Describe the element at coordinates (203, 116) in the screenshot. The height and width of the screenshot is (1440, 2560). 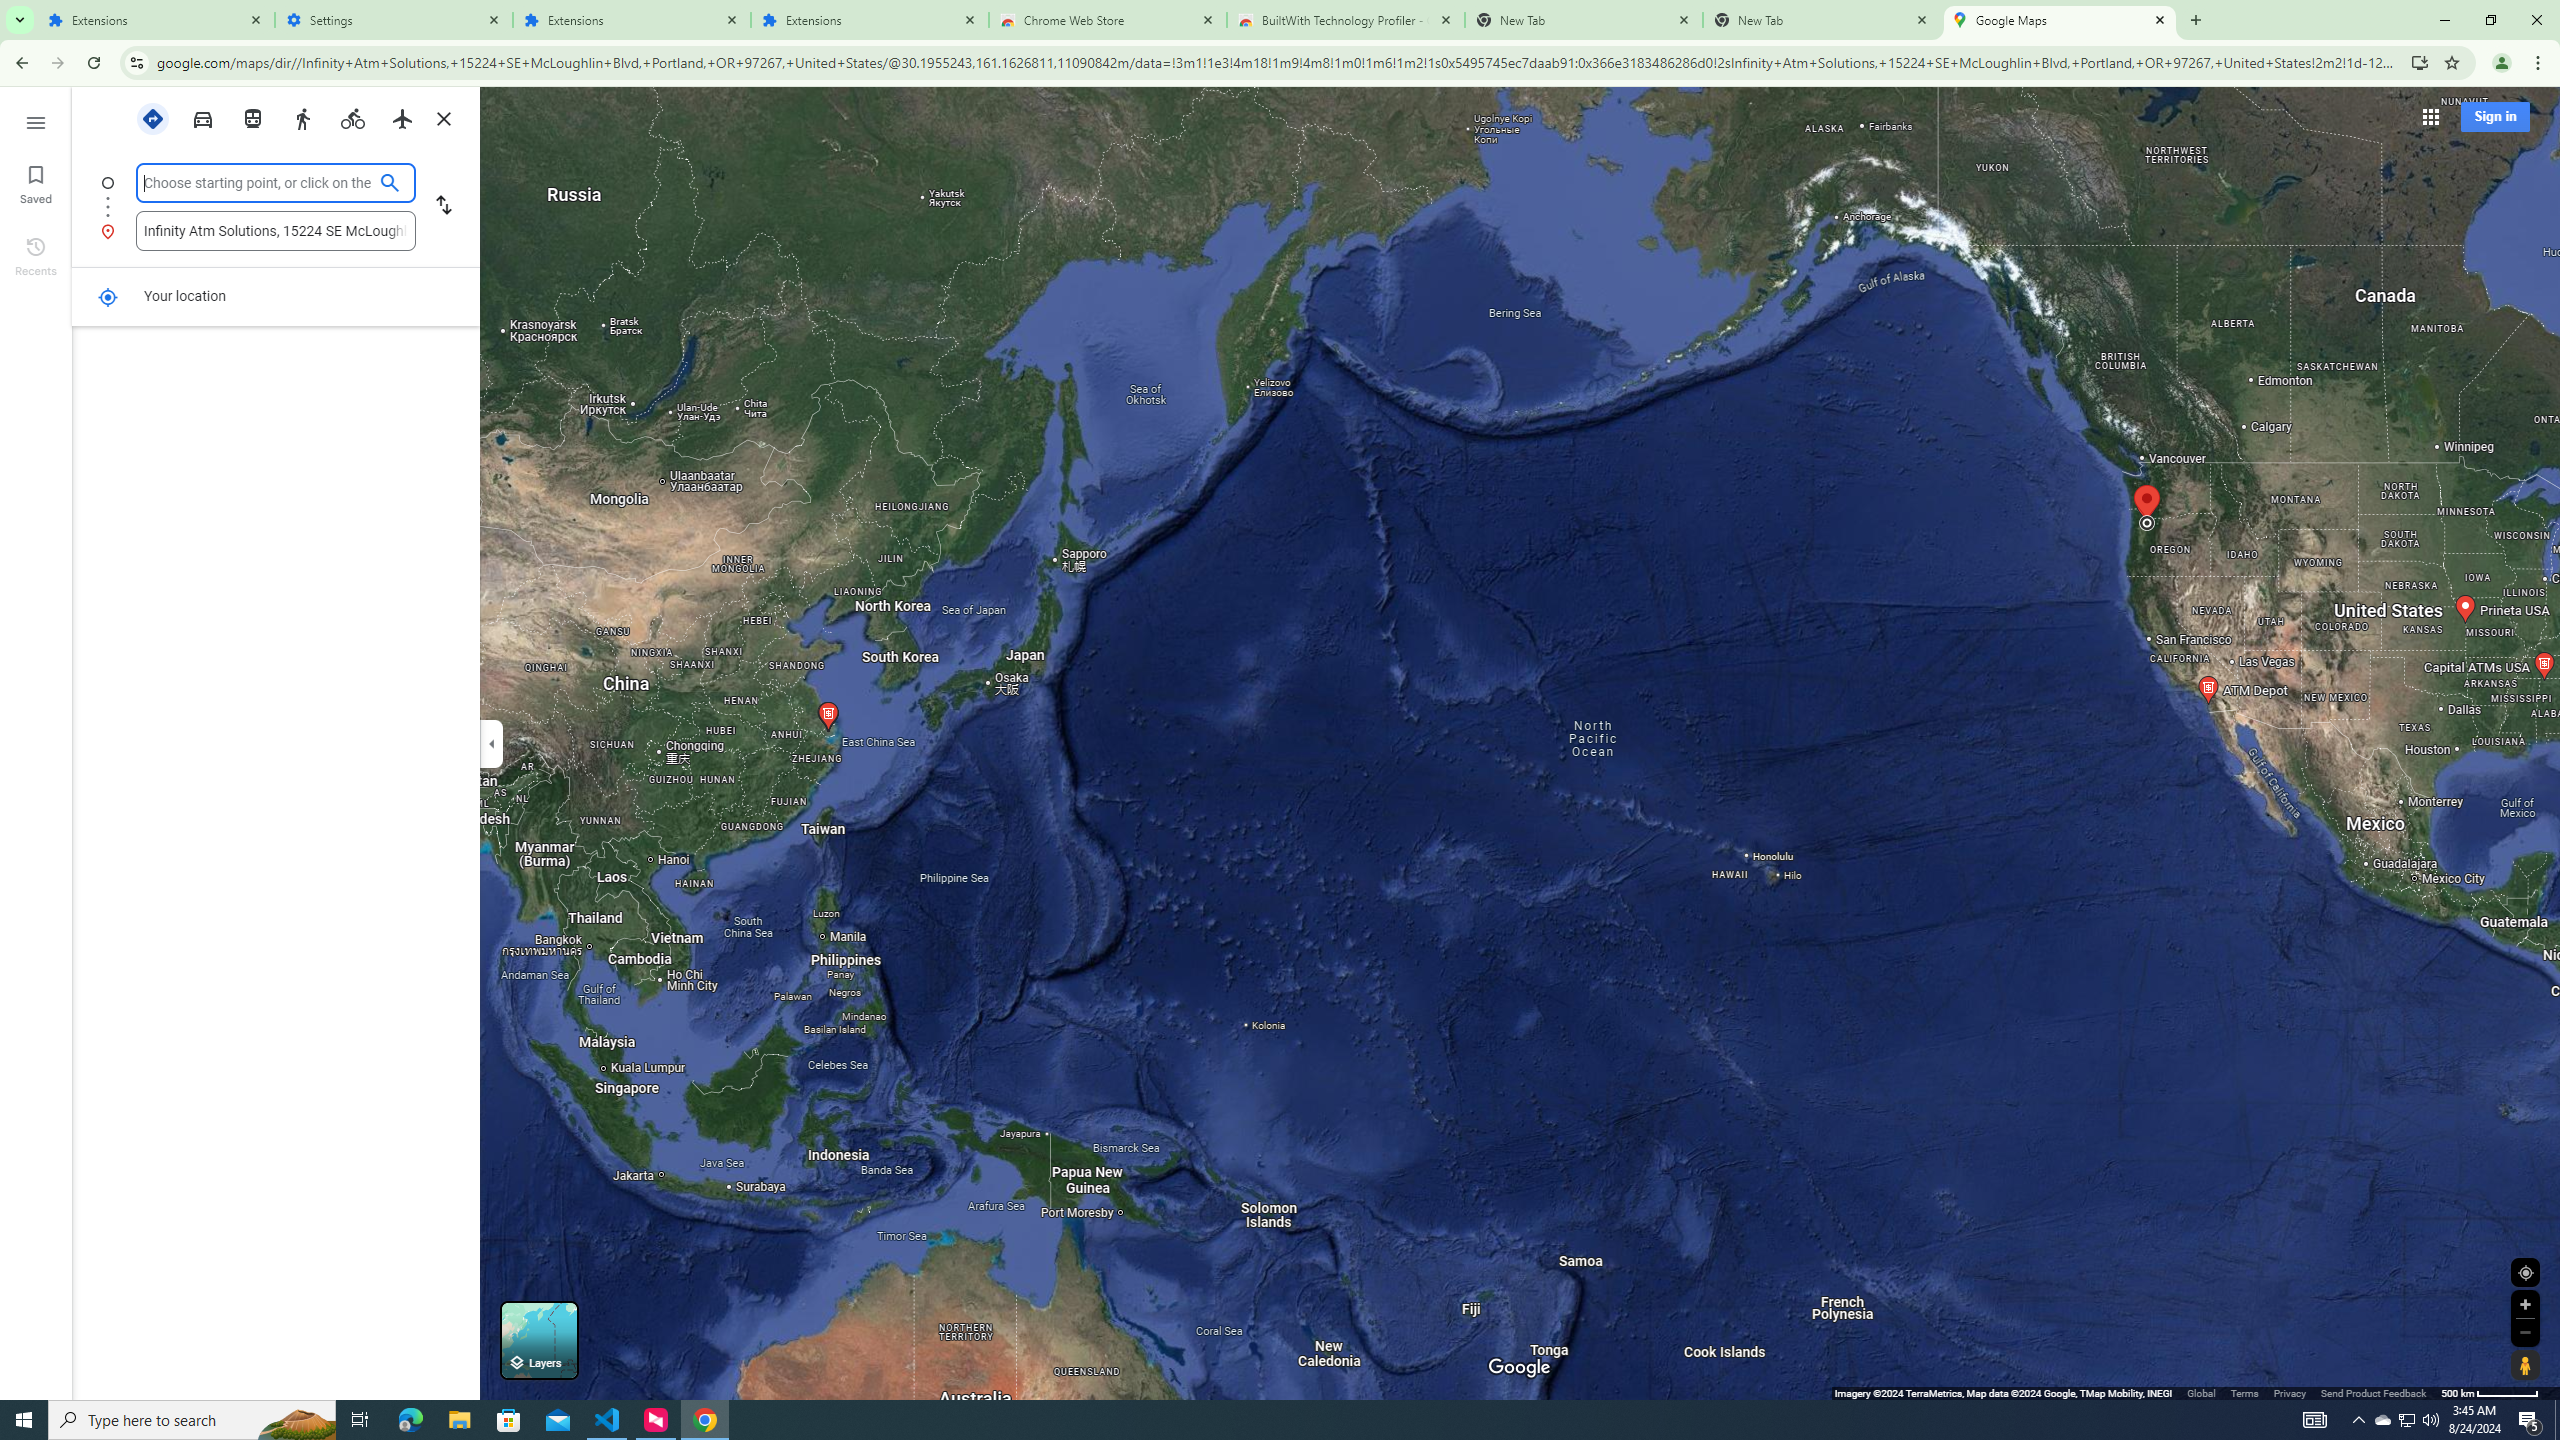
I see `'Driving'` at that location.